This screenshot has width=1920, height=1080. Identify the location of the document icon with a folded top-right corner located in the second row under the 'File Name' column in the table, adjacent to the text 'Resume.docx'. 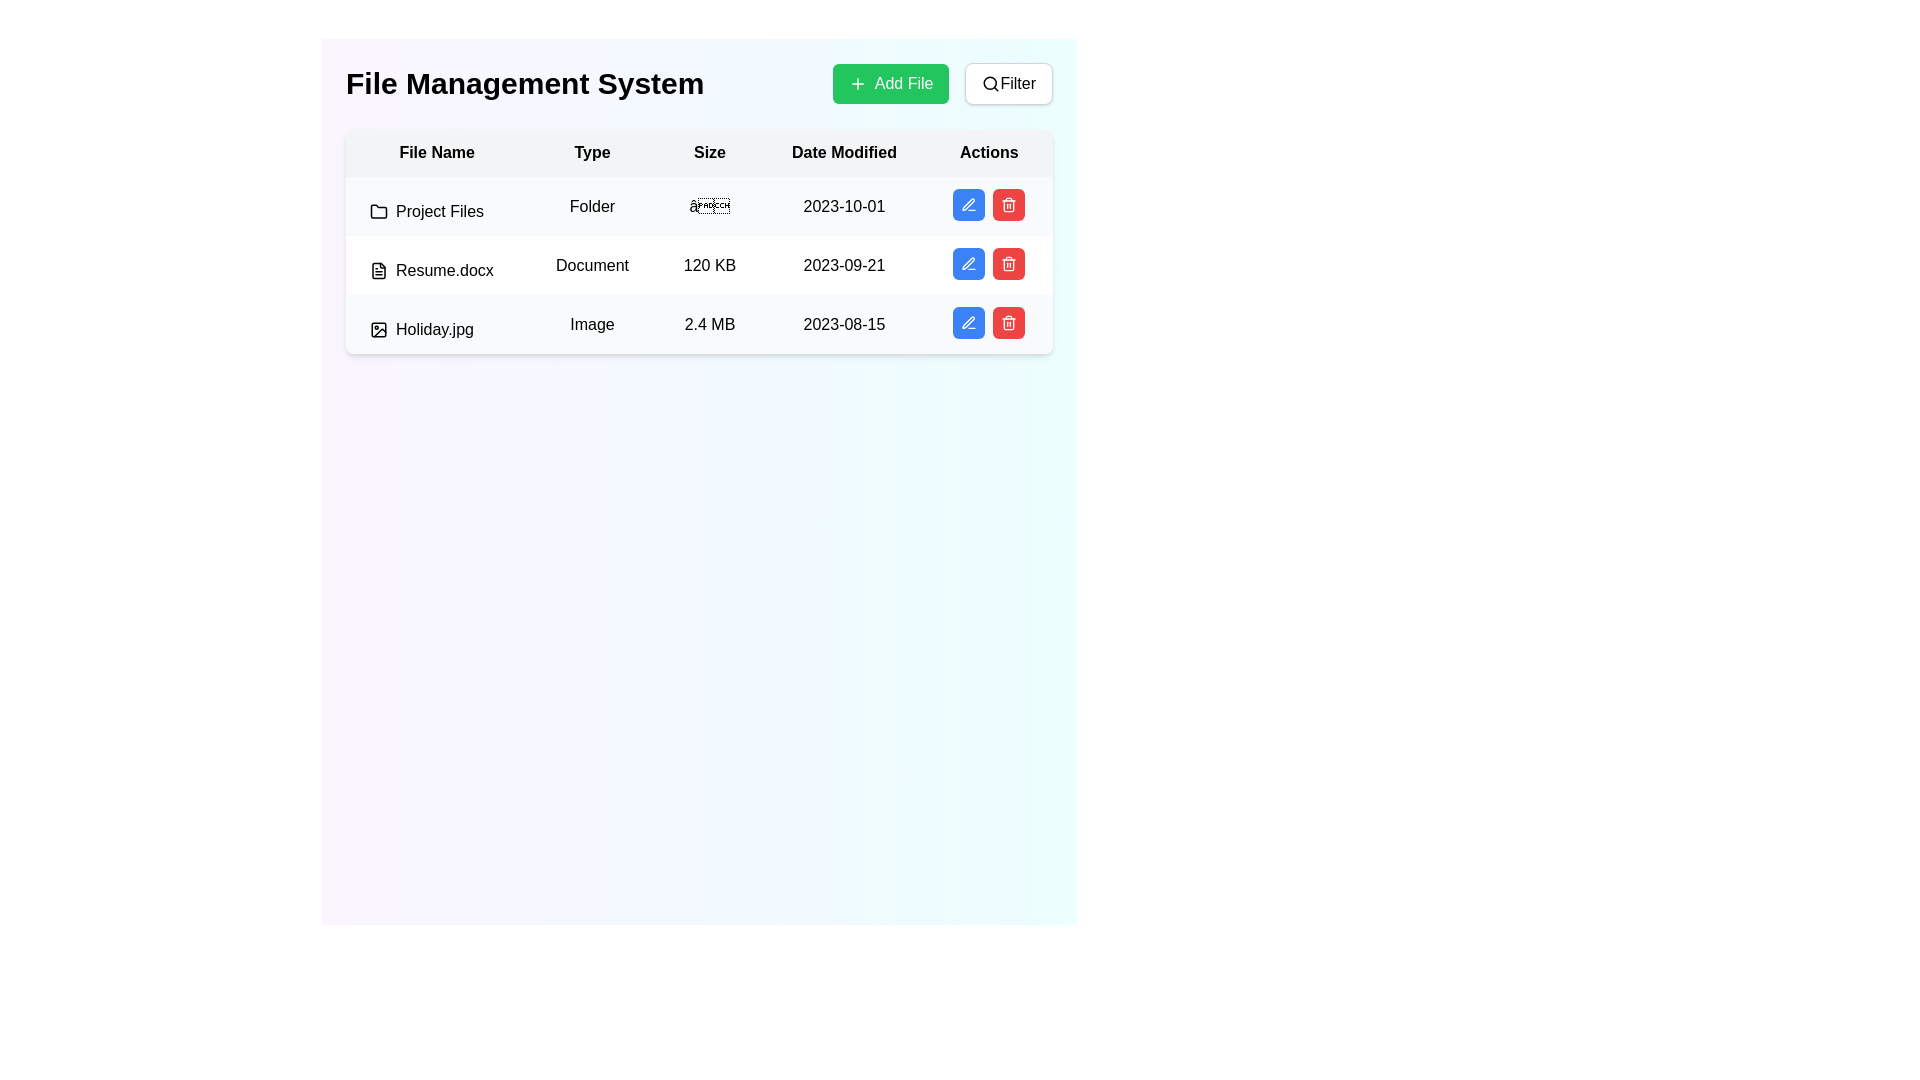
(379, 270).